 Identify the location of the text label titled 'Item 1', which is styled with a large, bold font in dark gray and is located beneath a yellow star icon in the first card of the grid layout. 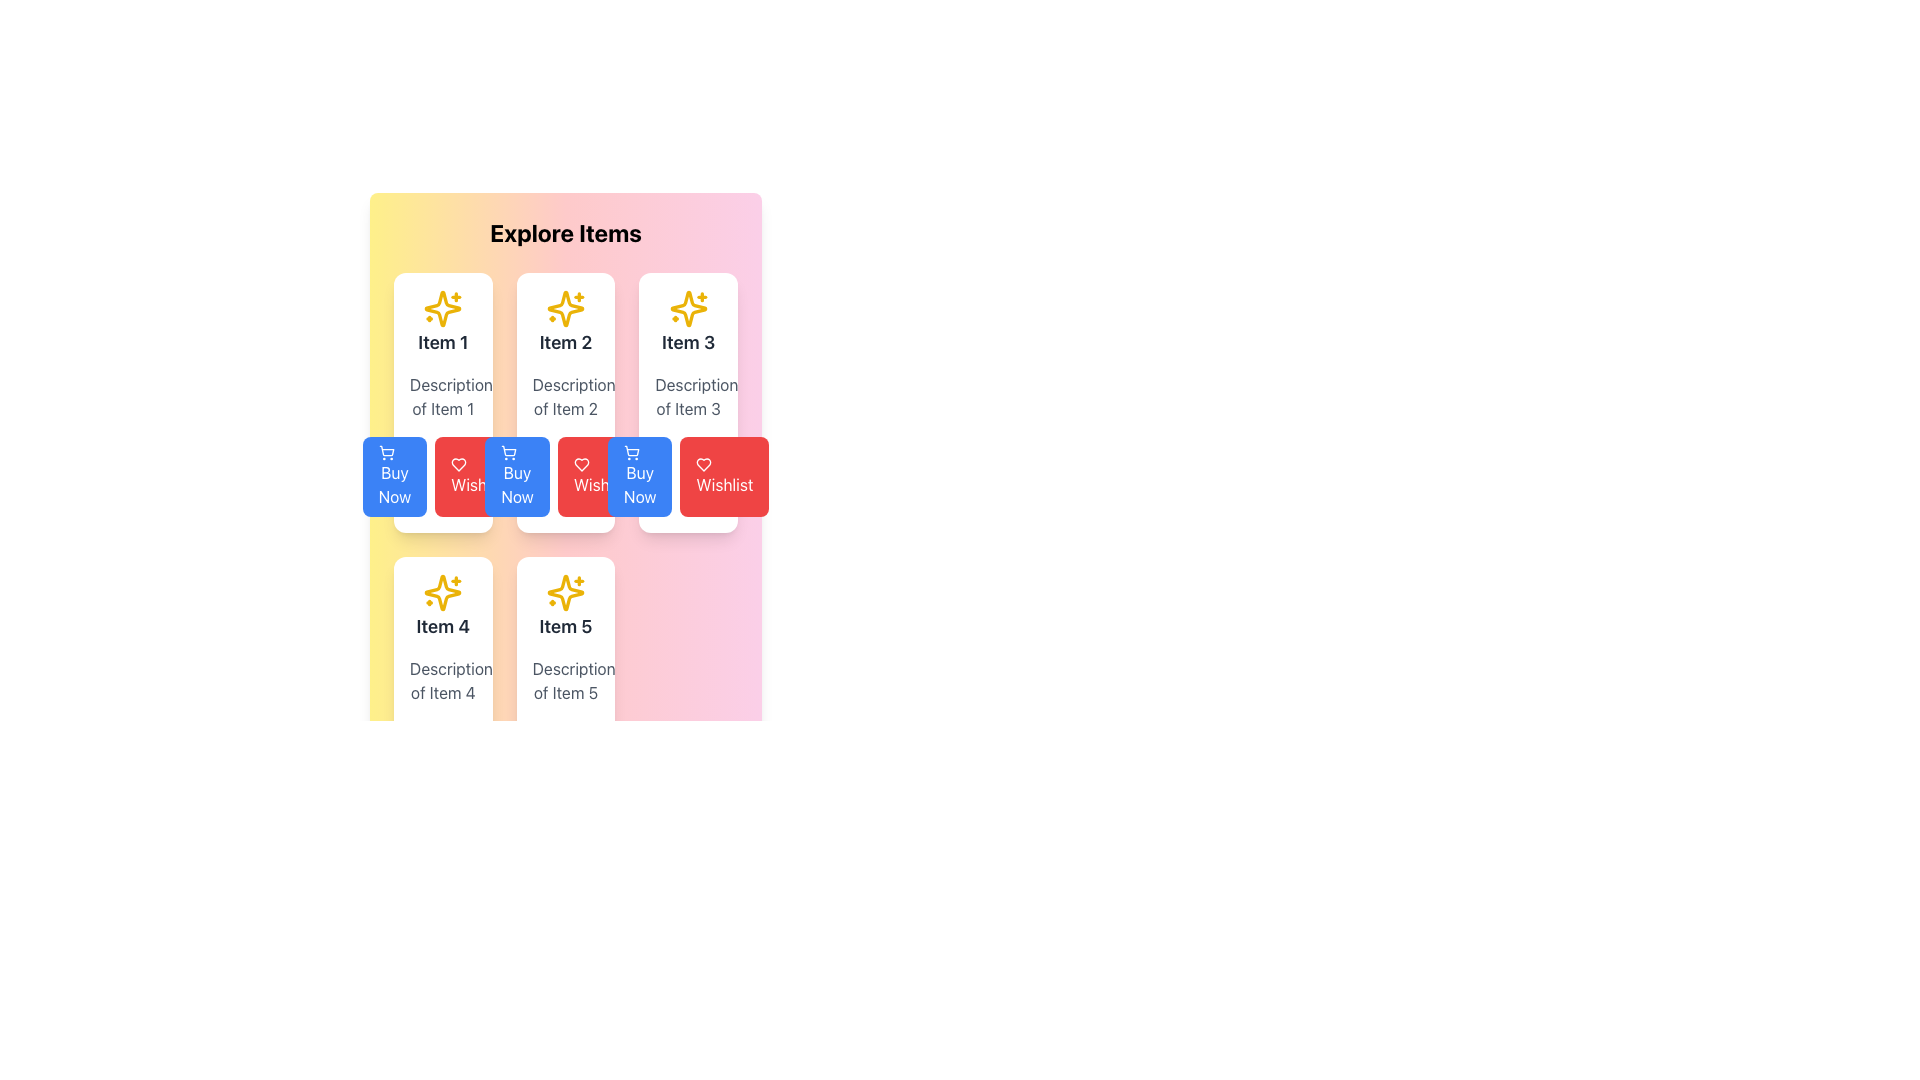
(442, 342).